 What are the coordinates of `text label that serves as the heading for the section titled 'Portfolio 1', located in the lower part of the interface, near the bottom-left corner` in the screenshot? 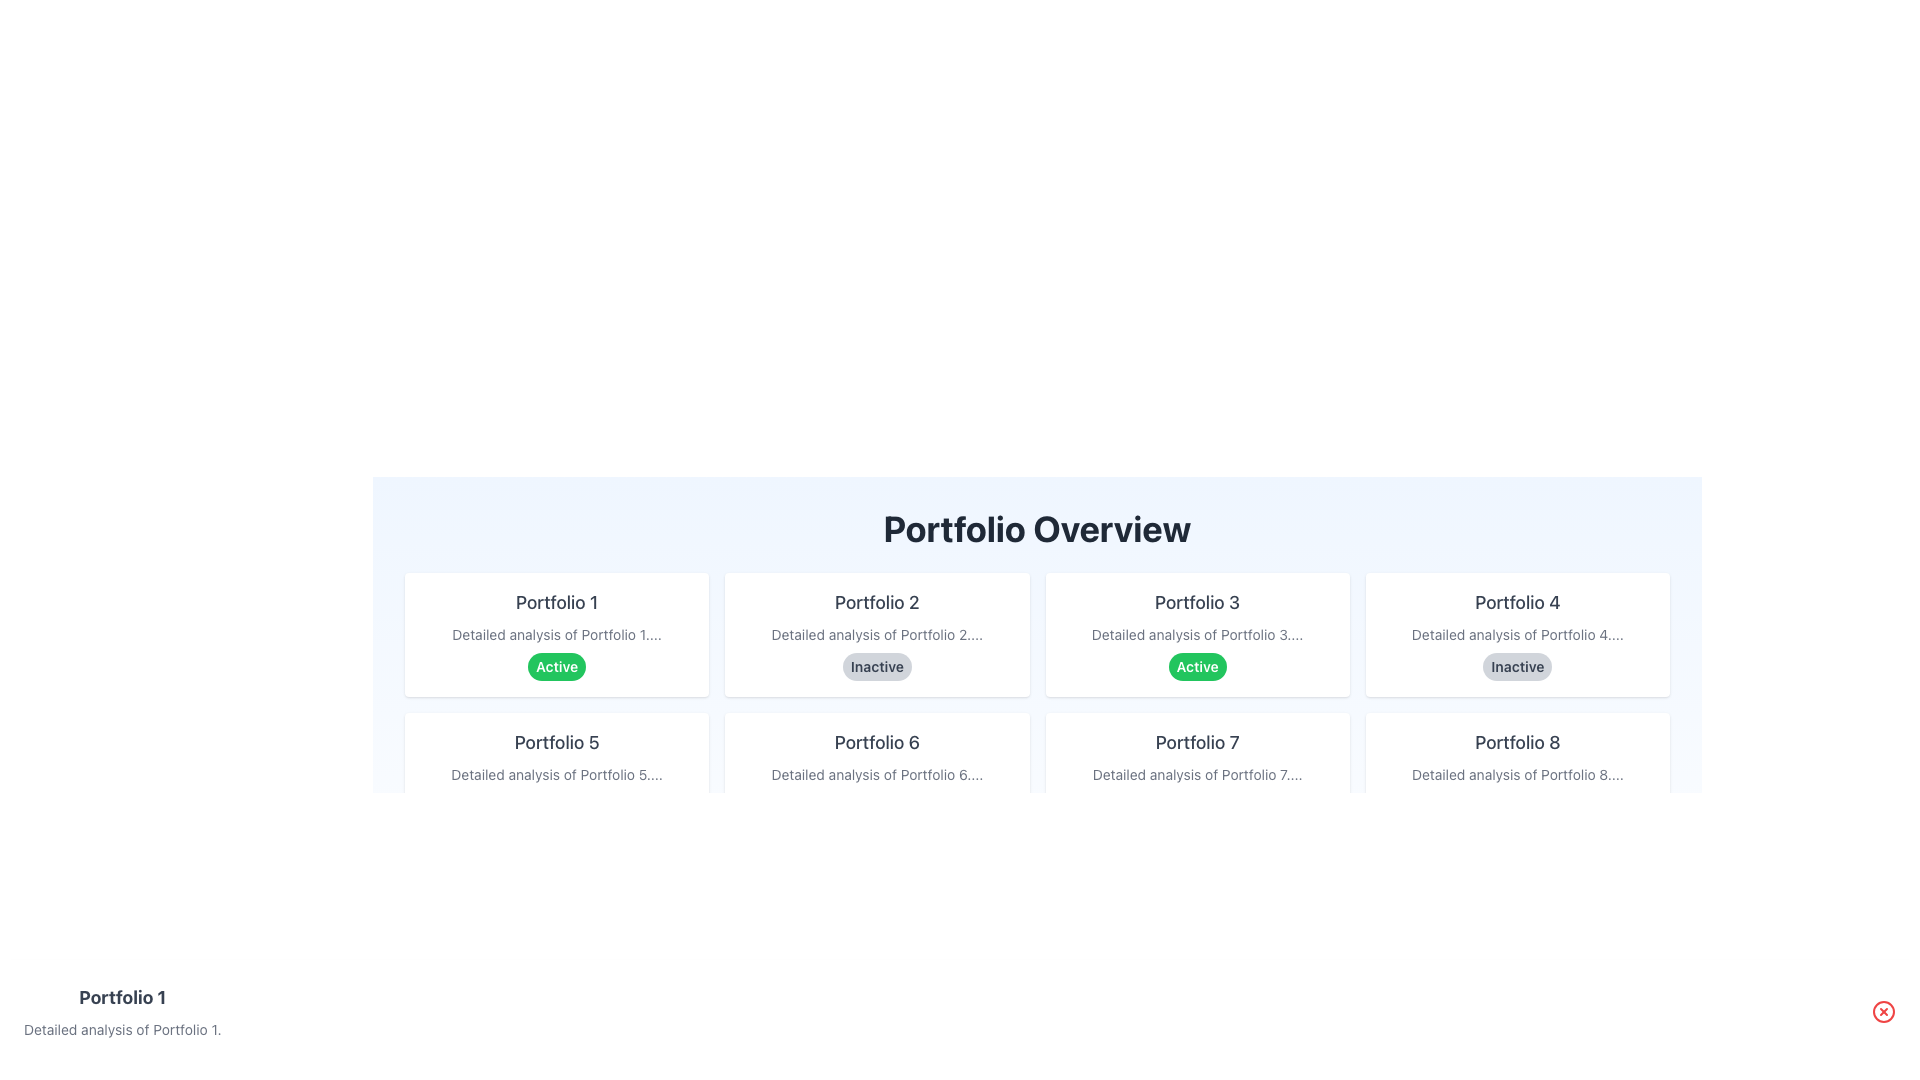 It's located at (121, 998).